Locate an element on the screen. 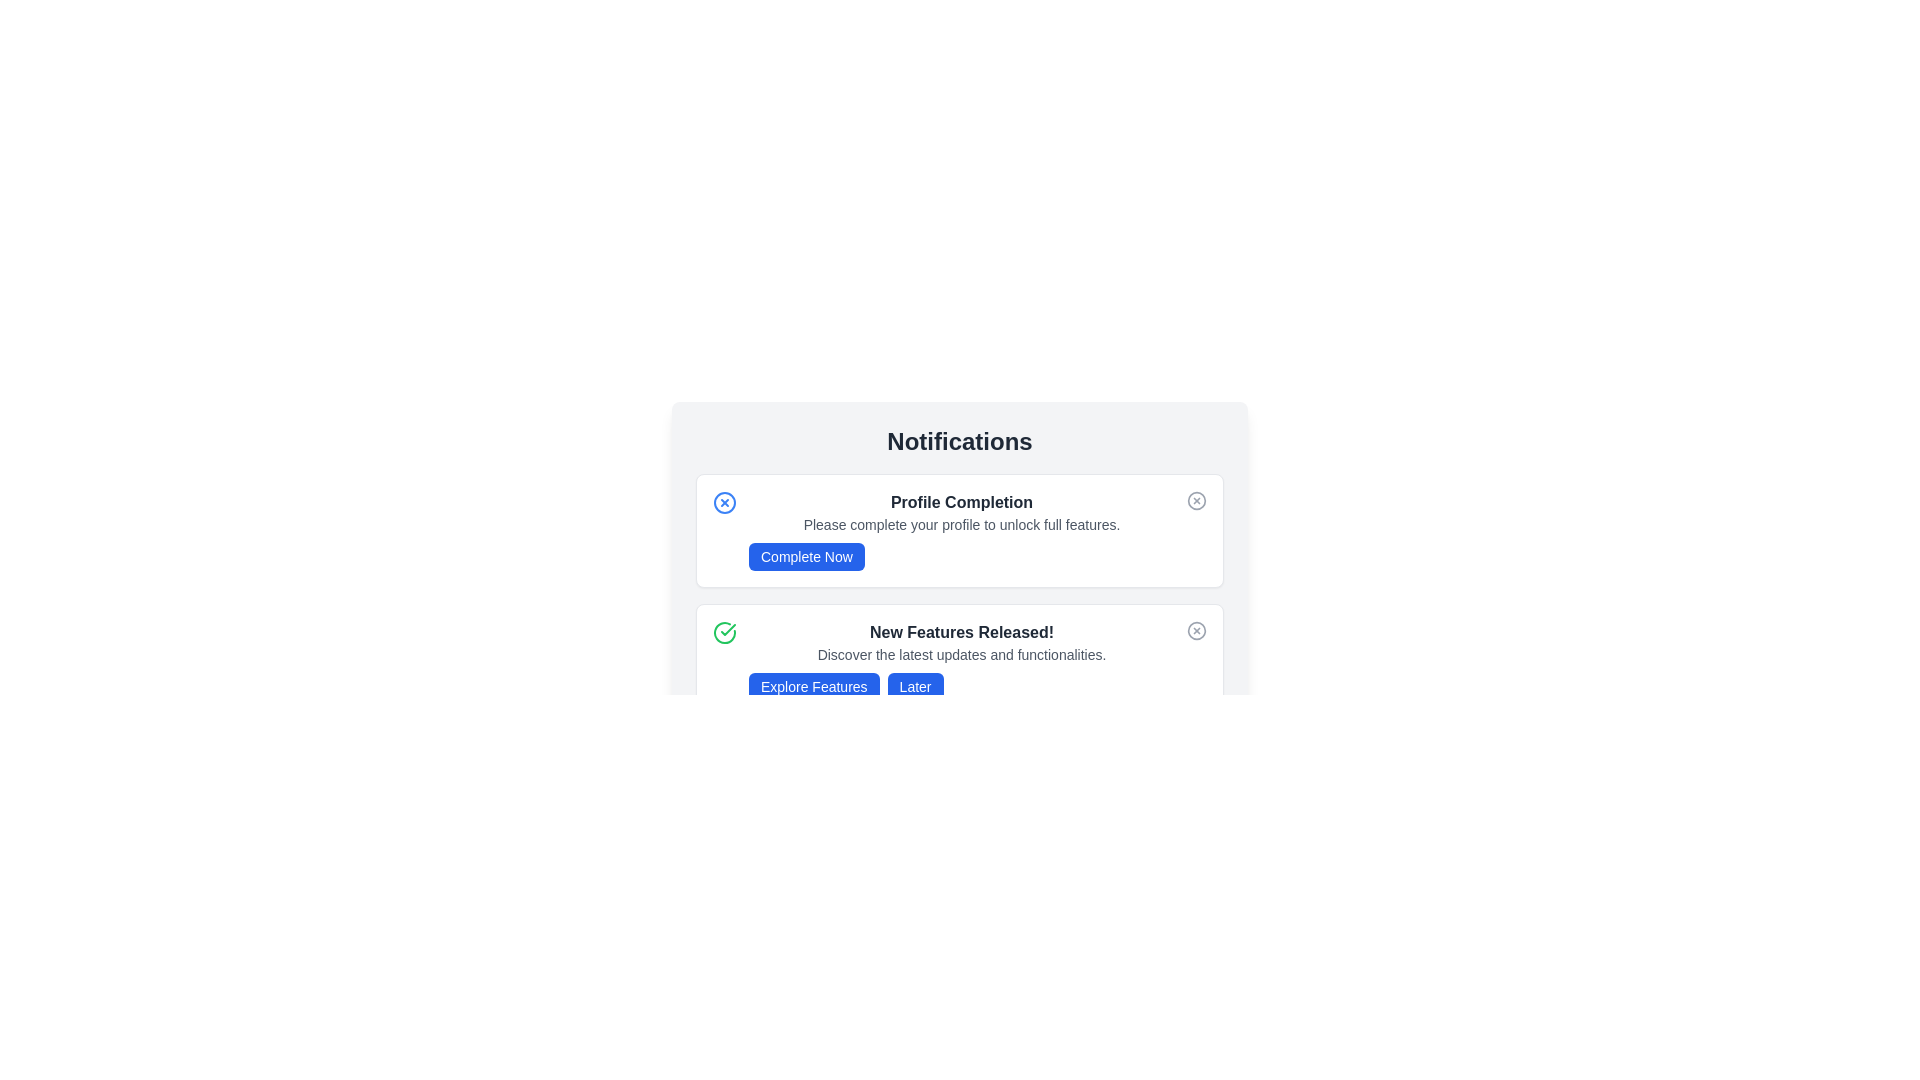 The width and height of the screenshot is (1920, 1080). the close button of the notification with title Profile Completion is located at coordinates (1196, 500).